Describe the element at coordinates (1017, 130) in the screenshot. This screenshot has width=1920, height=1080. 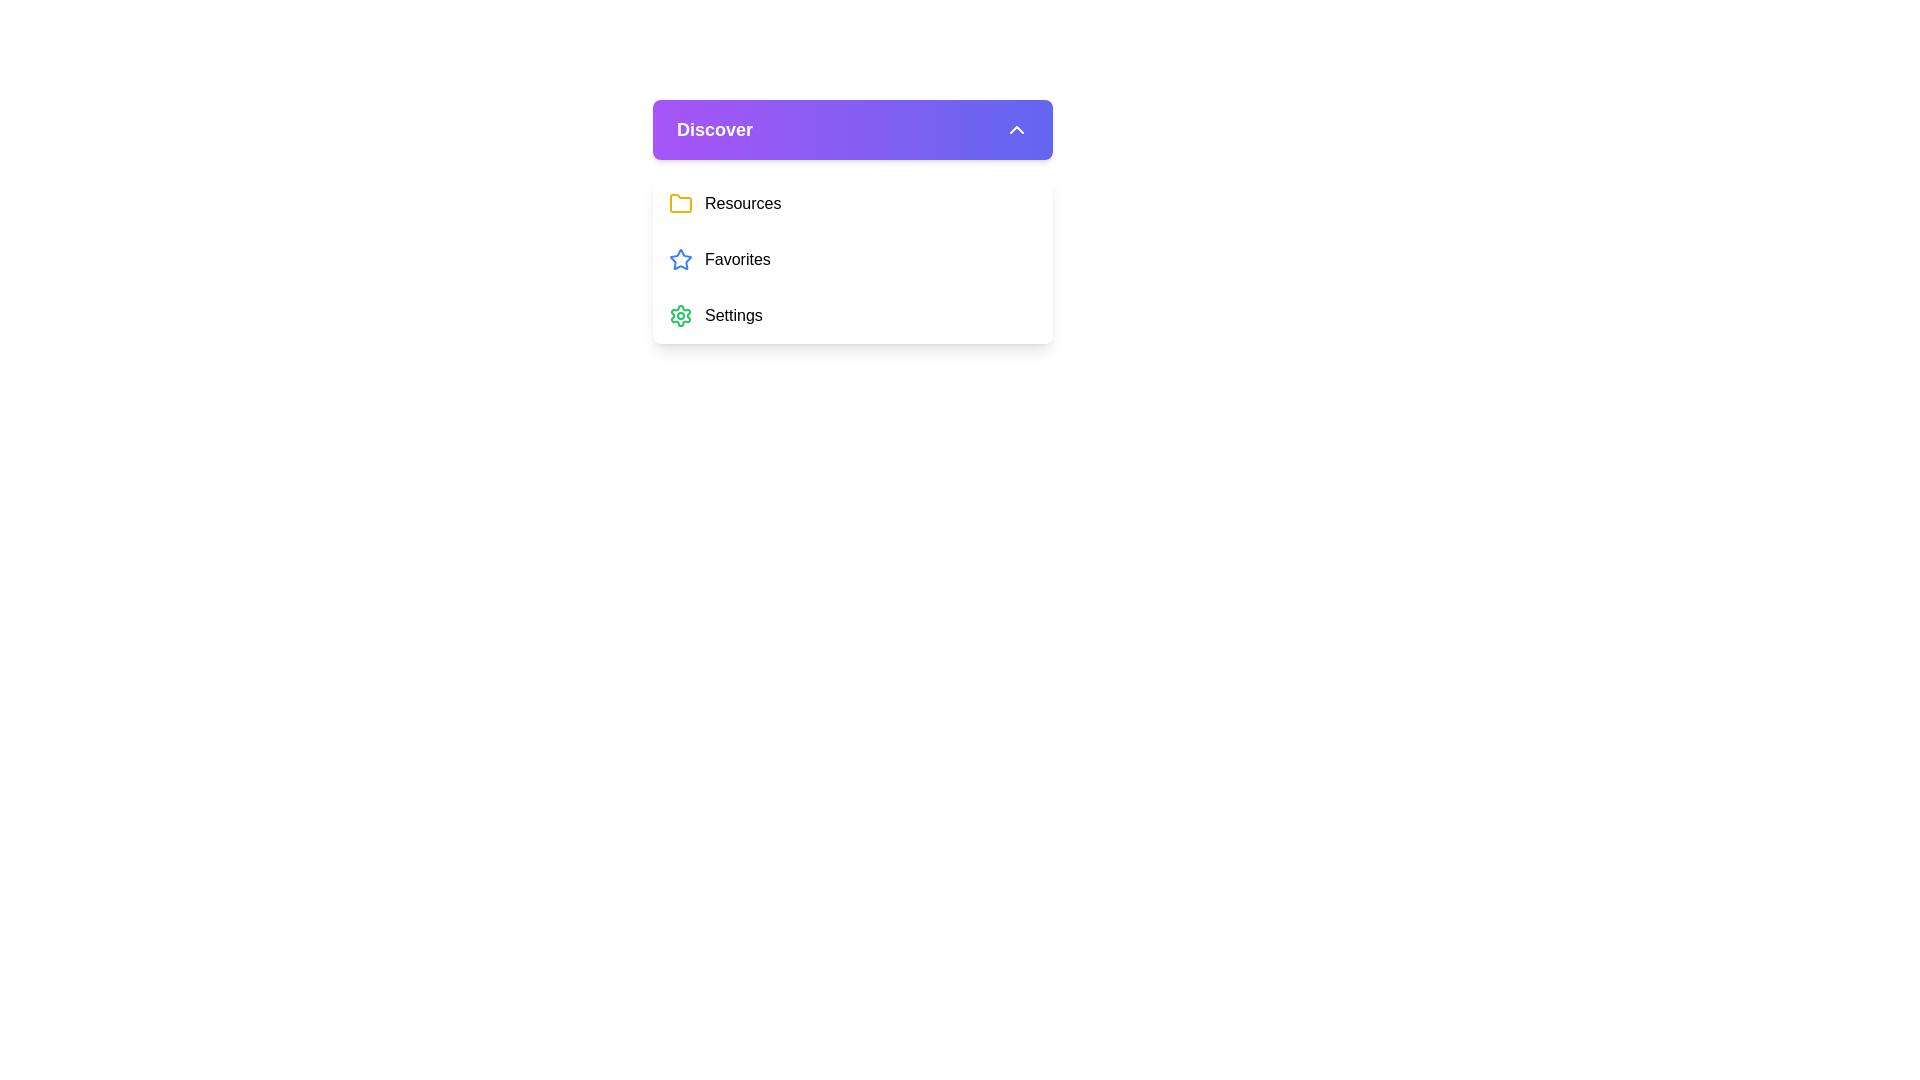
I see `the Chevron Up icon located at the far-right side of the 'Discover' header section` at that location.